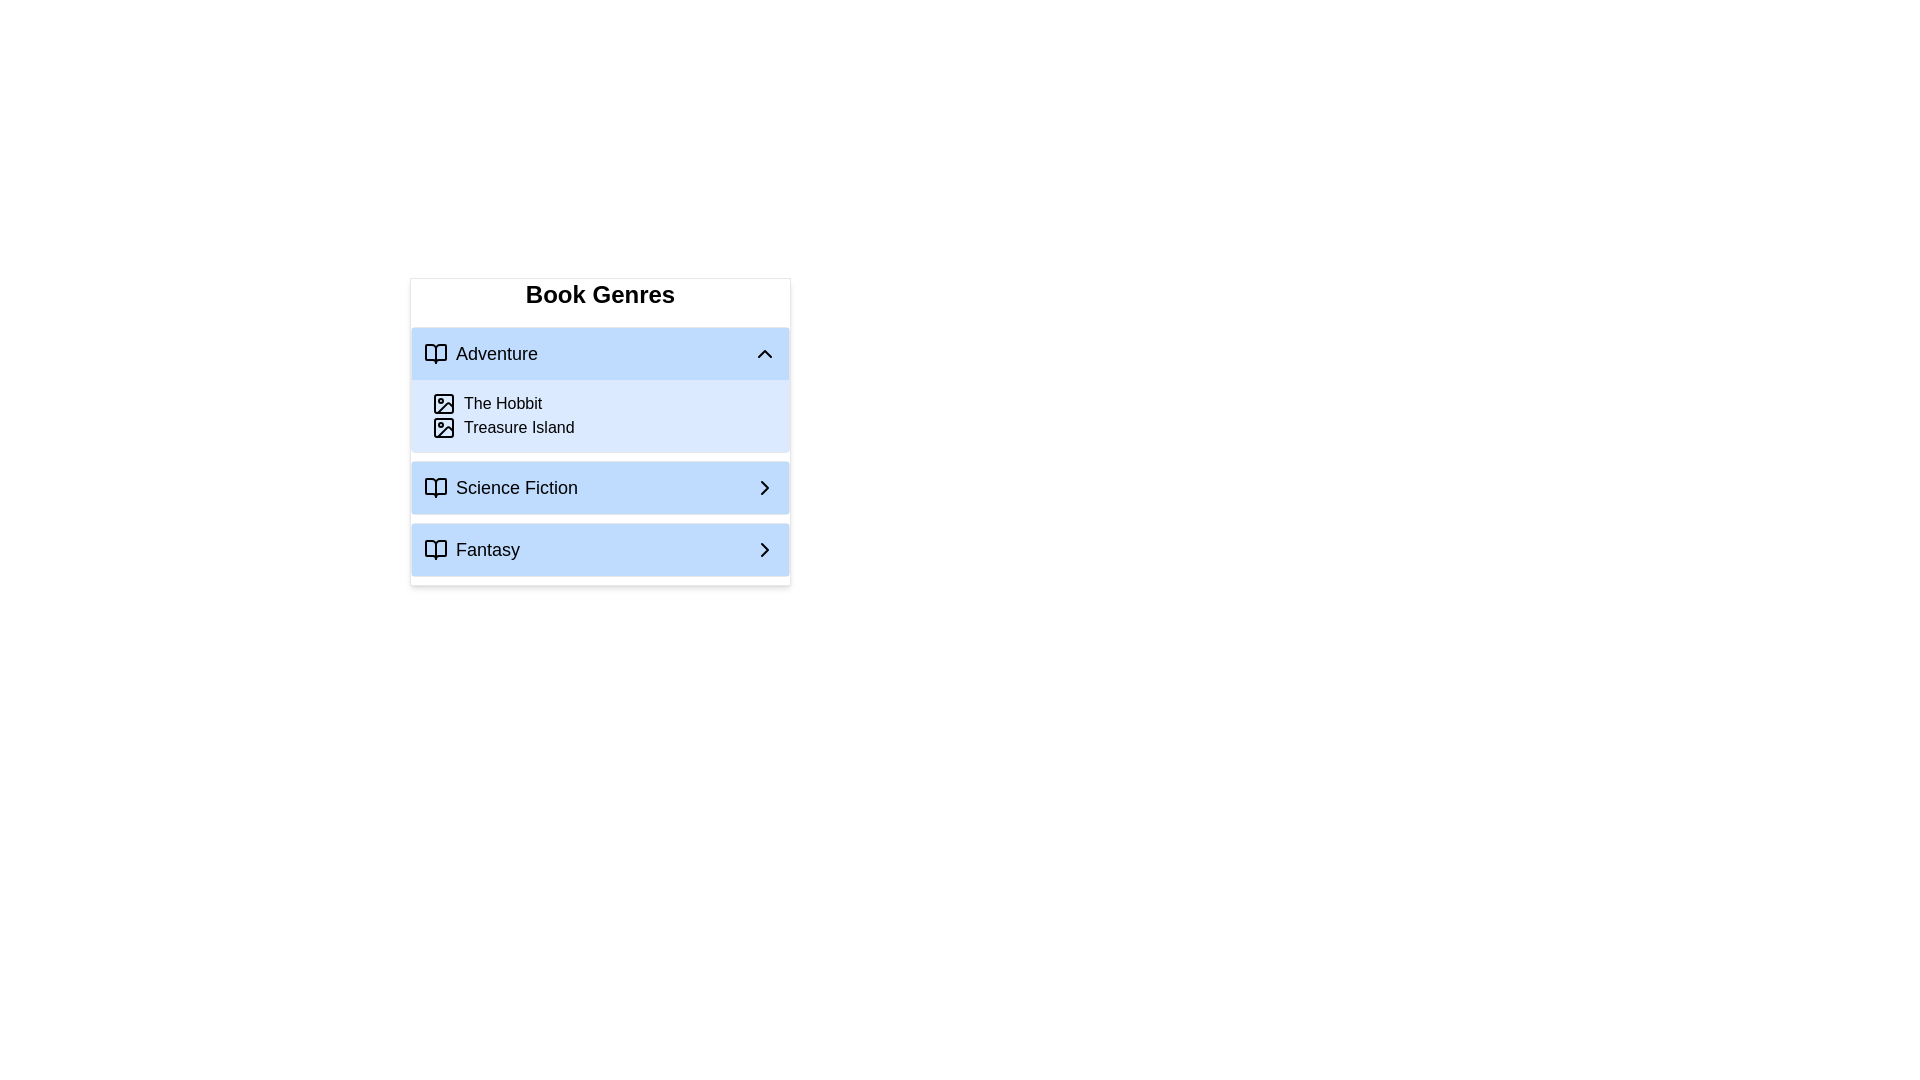 This screenshot has height=1080, width=1920. I want to click on the image placeholder icon located in the 'Adventure' section next to the title 'Treasure Island', so click(443, 427).